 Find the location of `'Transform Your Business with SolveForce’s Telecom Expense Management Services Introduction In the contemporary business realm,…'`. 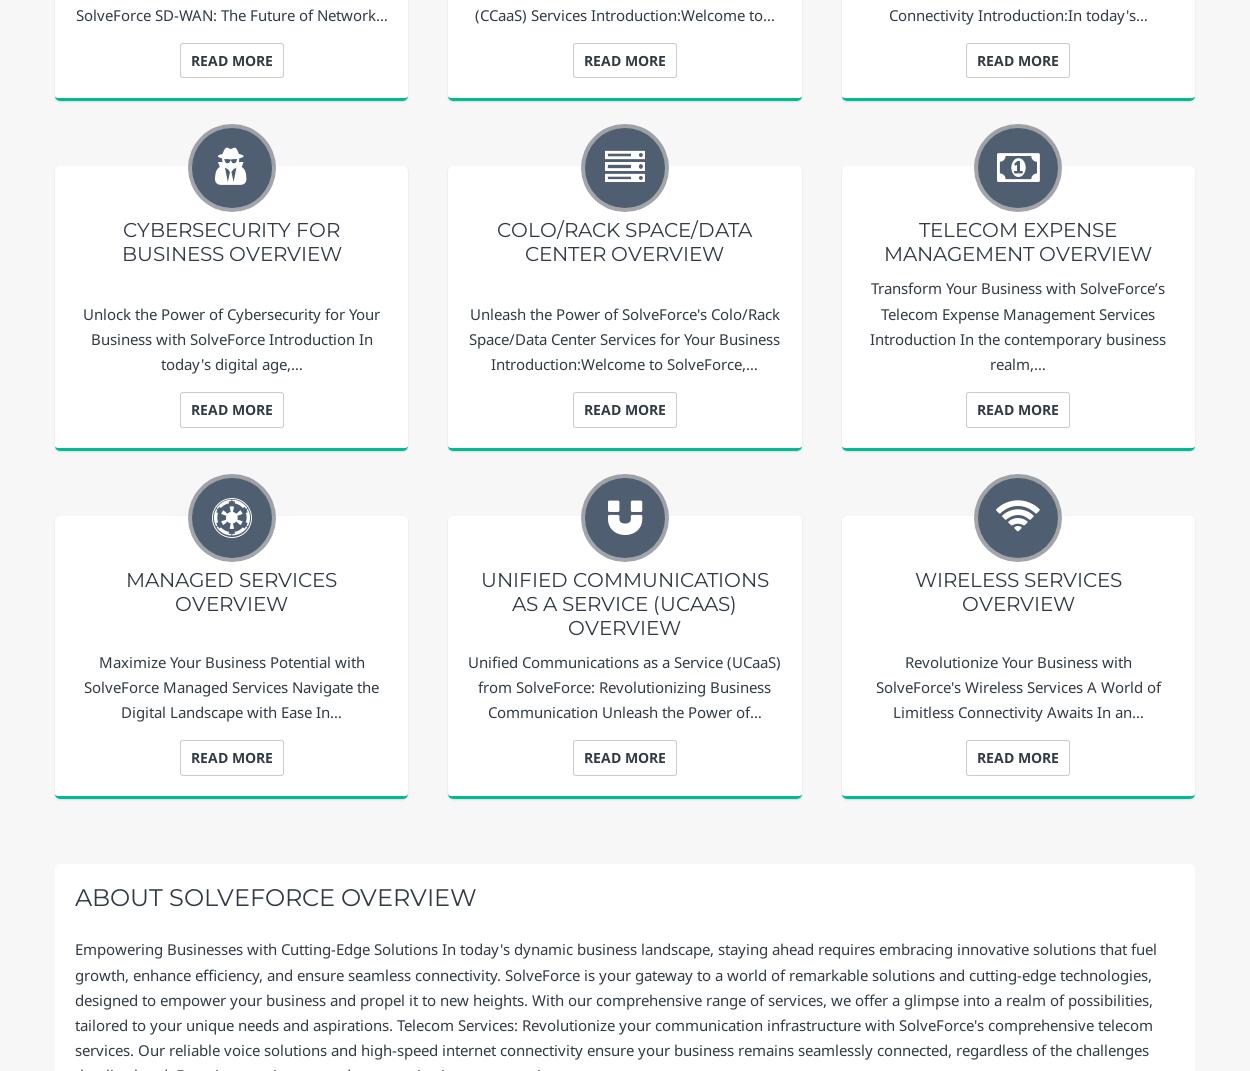

'Transform Your Business with SolveForce’s Telecom Expense Management Services Introduction In the contemporary business realm,…' is located at coordinates (868, 324).